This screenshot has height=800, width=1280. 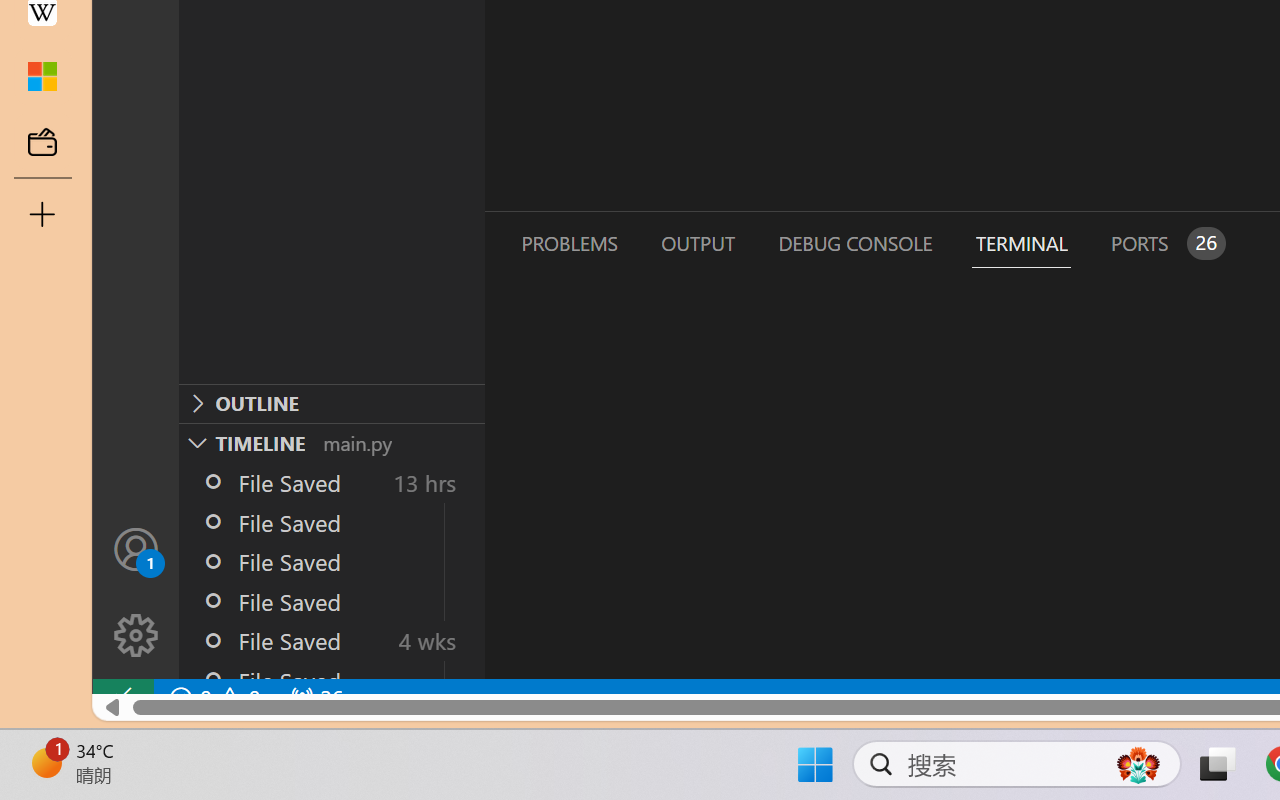 What do you see at coordinates (854, 242) in the screenshot?
I see `'Debug Console (Ctrl+Shift+Y)'` at bounding box center [854, 242].